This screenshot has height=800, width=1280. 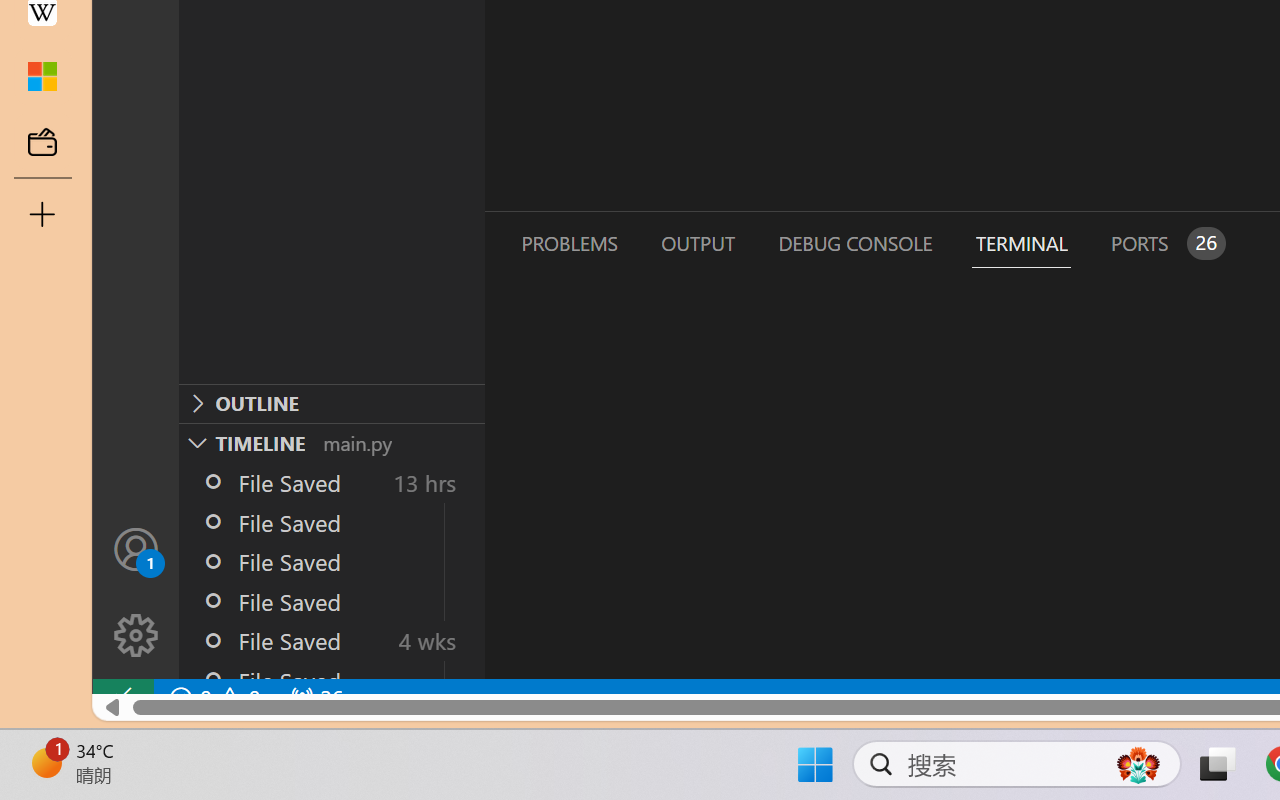 What do you see at coordinates (854, 242) in the screenshot?
I see `'Debug Console (Ctrl+Shift+Y)'` at bounding box center [854, 242].